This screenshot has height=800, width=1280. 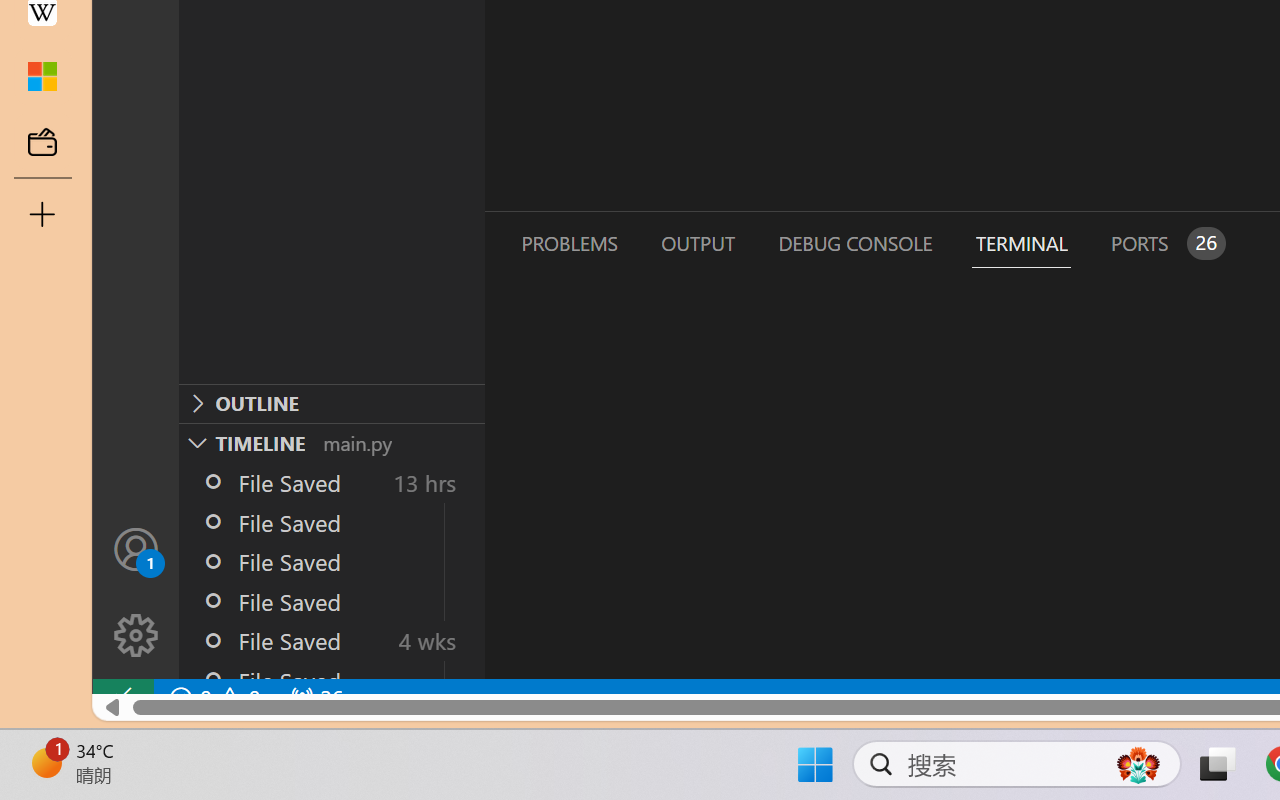 What do you see at coordinates (854, 242) in the screenshot?
I see `'Debug Console (Ctrl+Shift+Y)'` at bounding box center [854, 242].